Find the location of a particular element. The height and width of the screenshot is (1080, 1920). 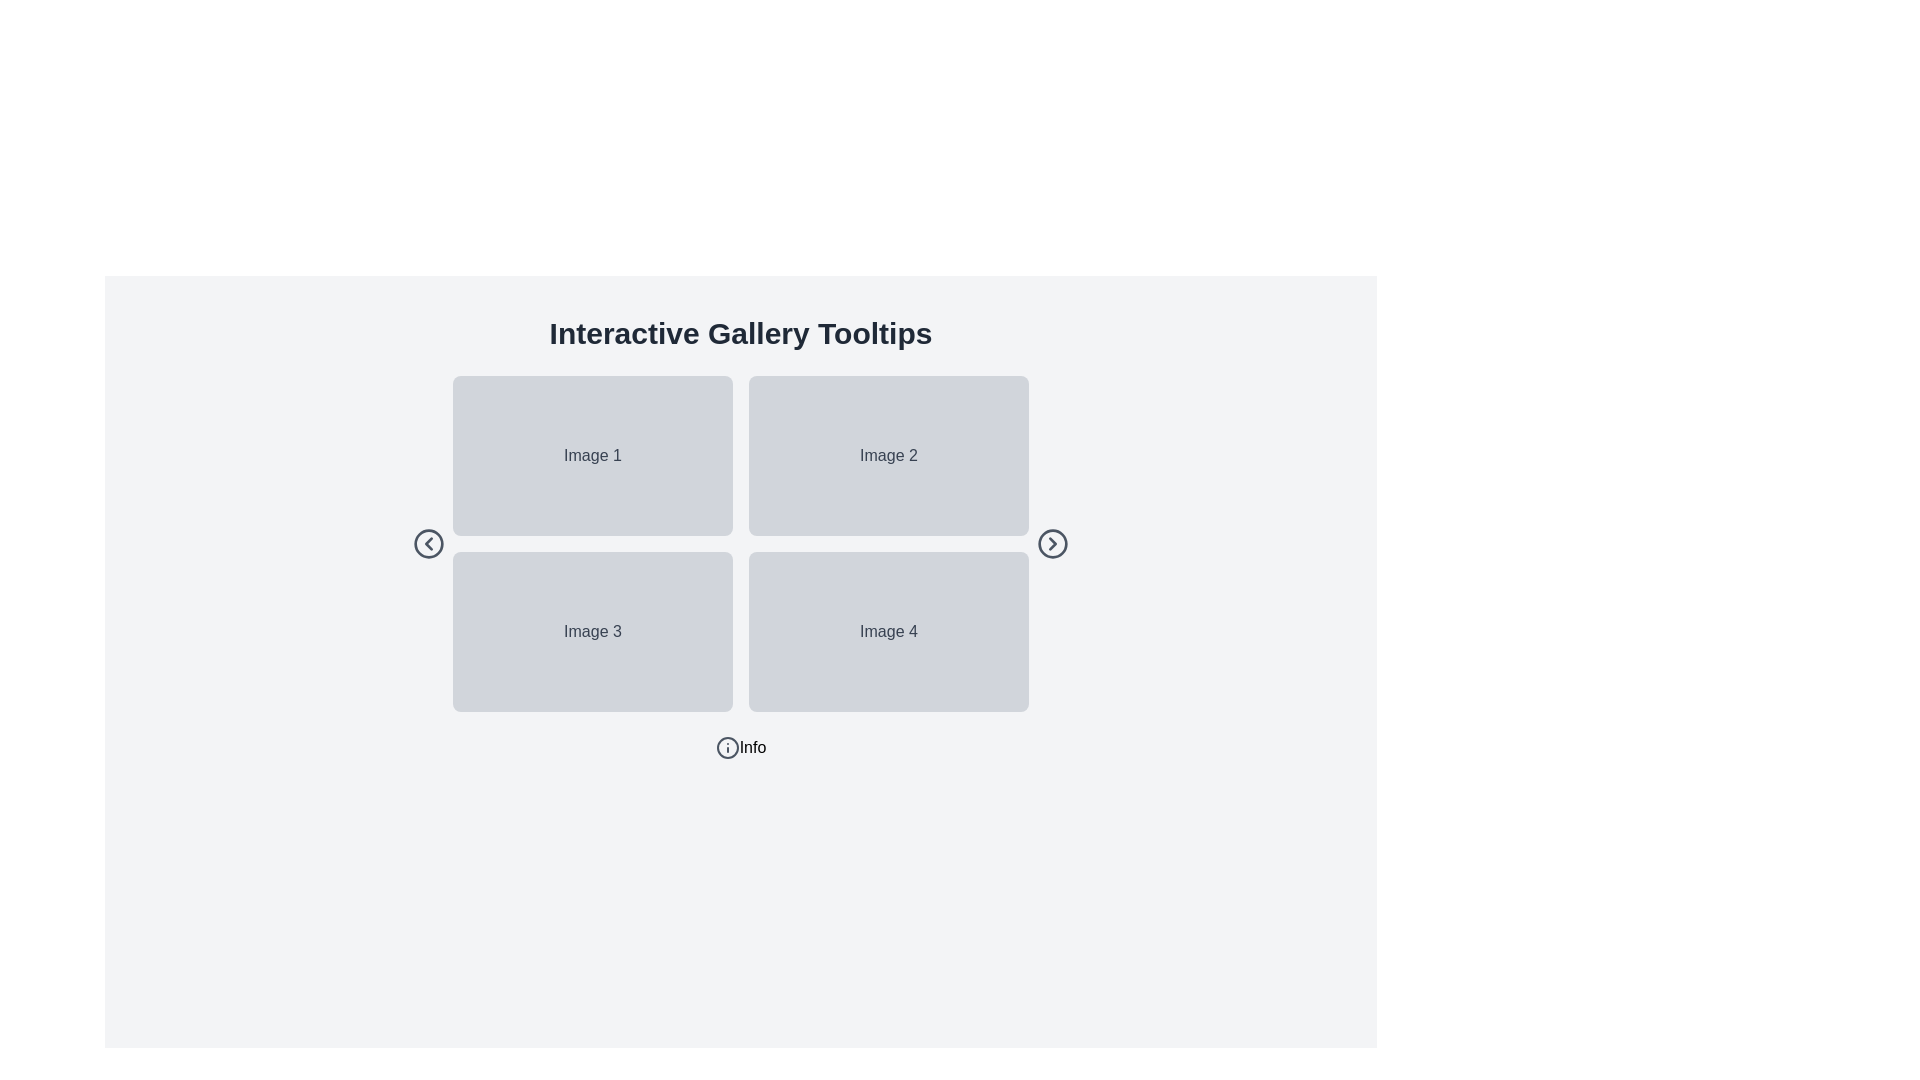

the circular button with a left-pointing chevron arrow to observe the style change is located at coordinates (427, 543).